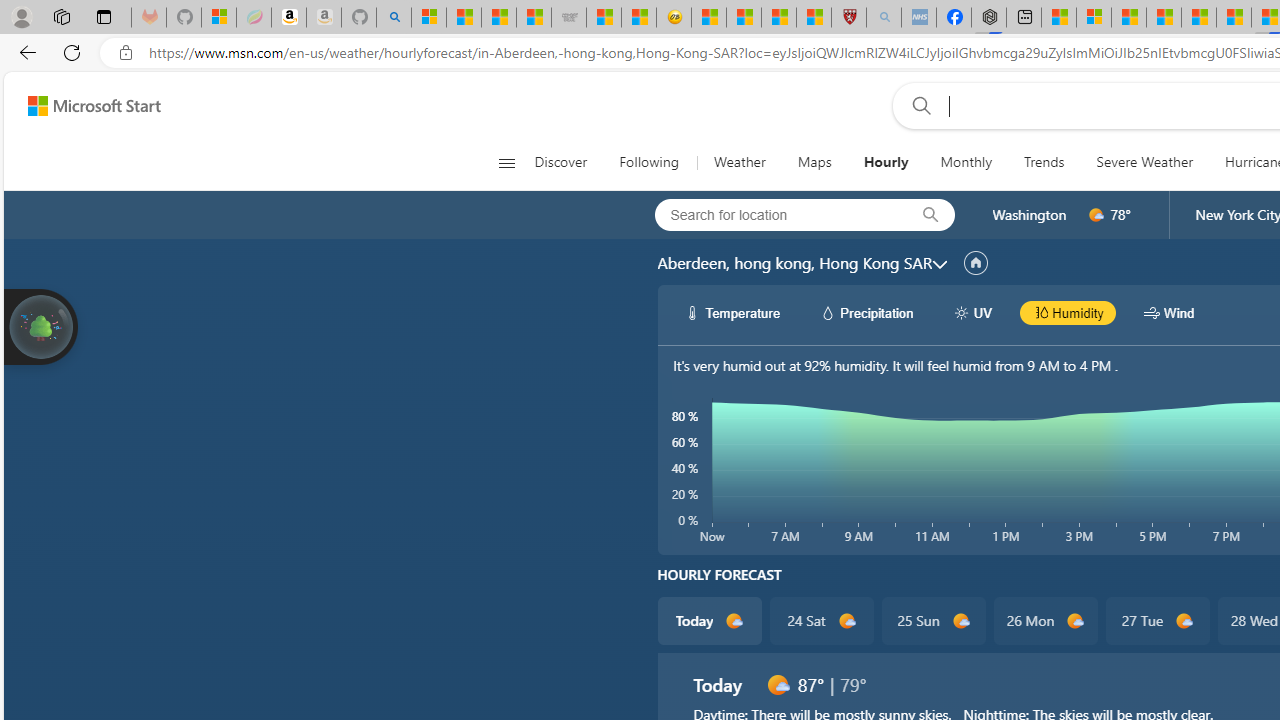 This screenshot has height=720, width=1280. What do you see at coordinates (866, 312) in the screenshot?
I see `'hourlyChart/precipitationWhite Precipitation'` at bounding box center [866, 312].